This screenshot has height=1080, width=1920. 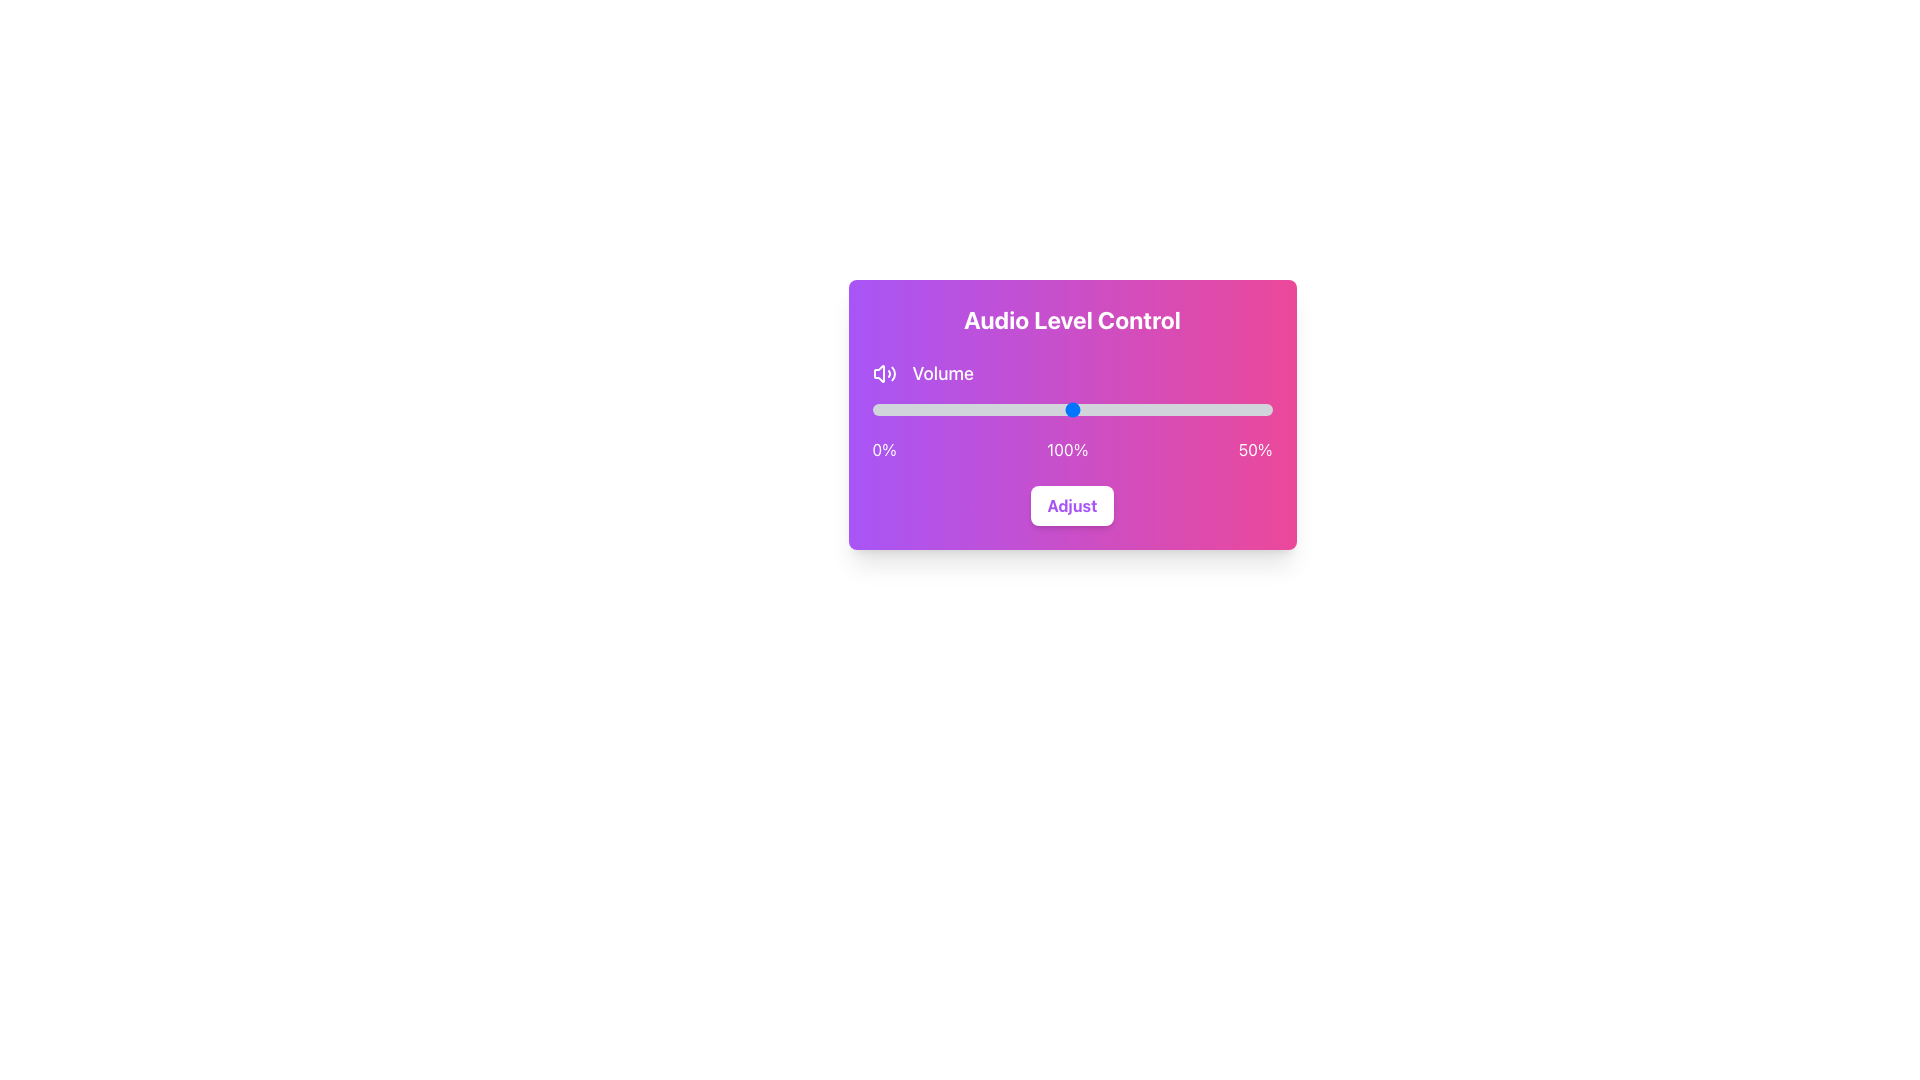 I want to click on the volume, so click(x=1152, y=408).